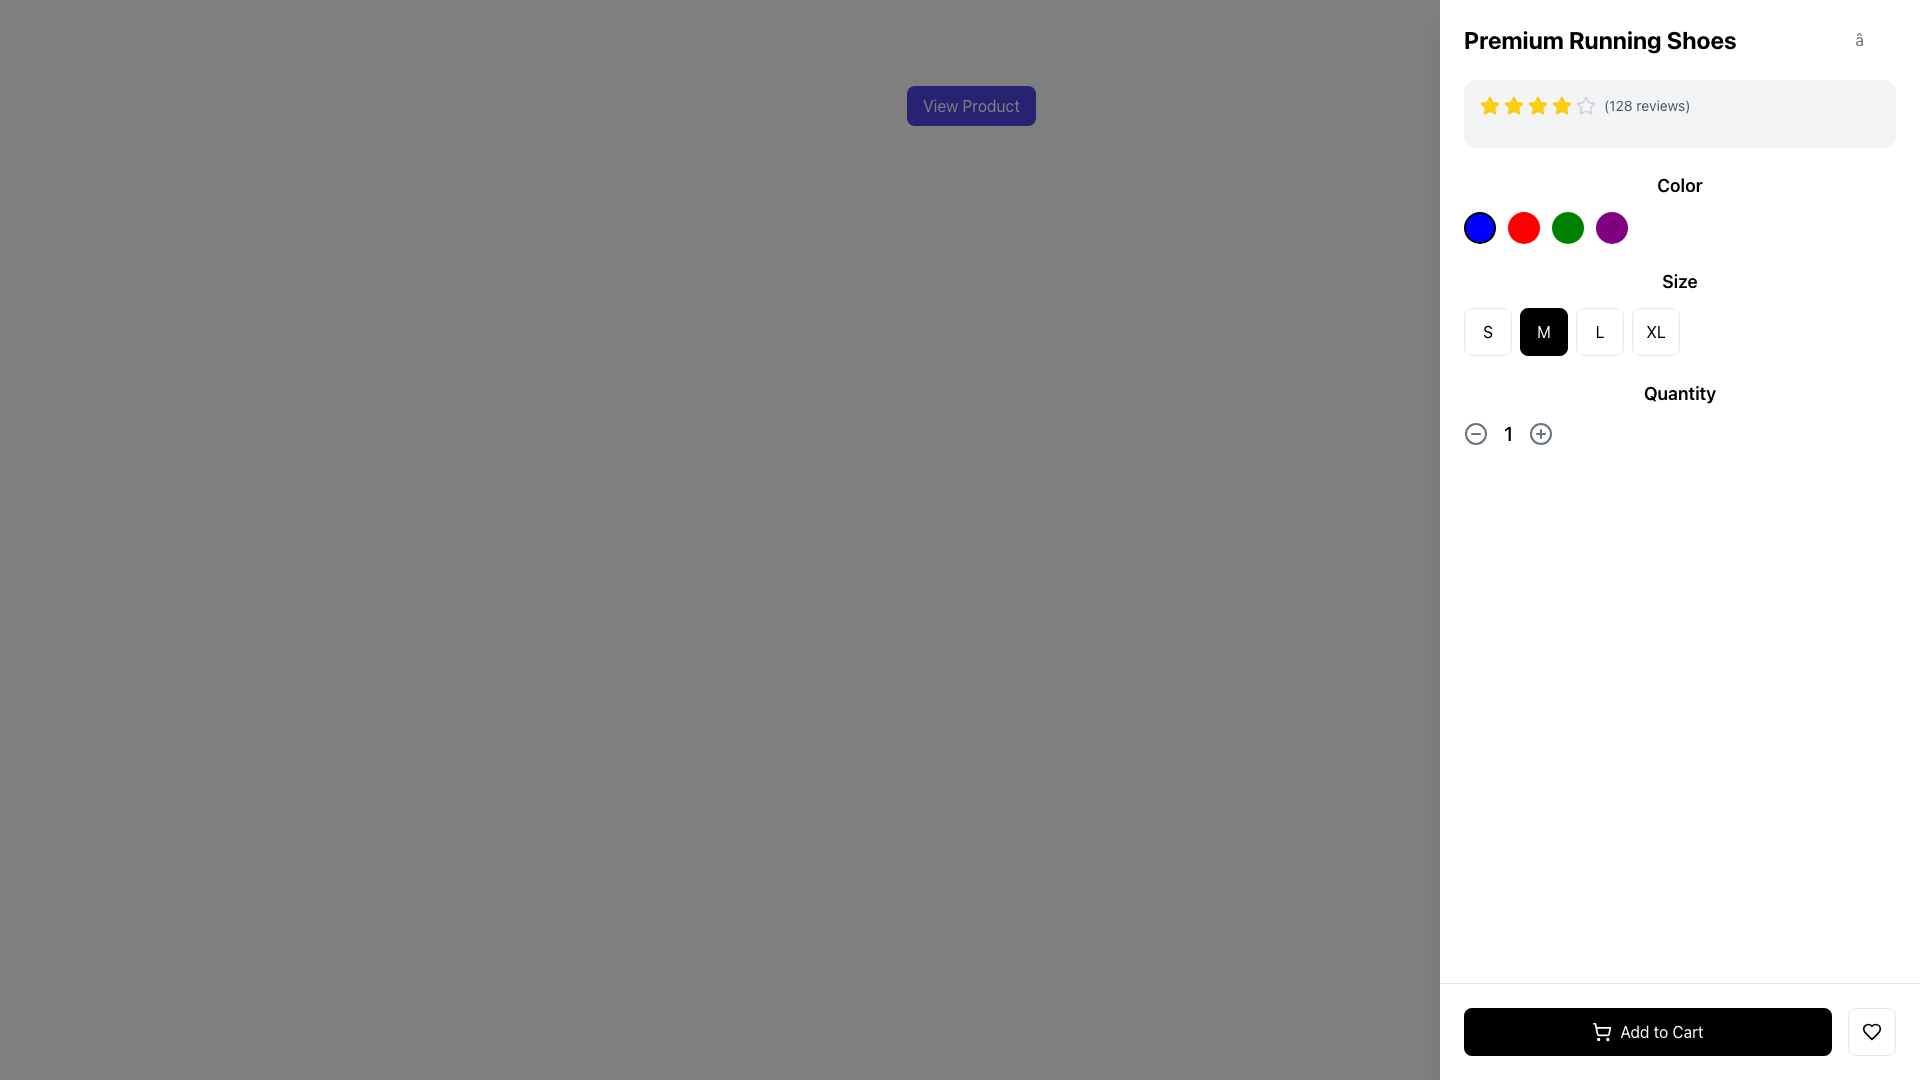  What do you see at coordinates (1656, 330) in the screenshot?
I see `the square button with rounded corners labeled 'XL'` at bounding box center [1656, 330].